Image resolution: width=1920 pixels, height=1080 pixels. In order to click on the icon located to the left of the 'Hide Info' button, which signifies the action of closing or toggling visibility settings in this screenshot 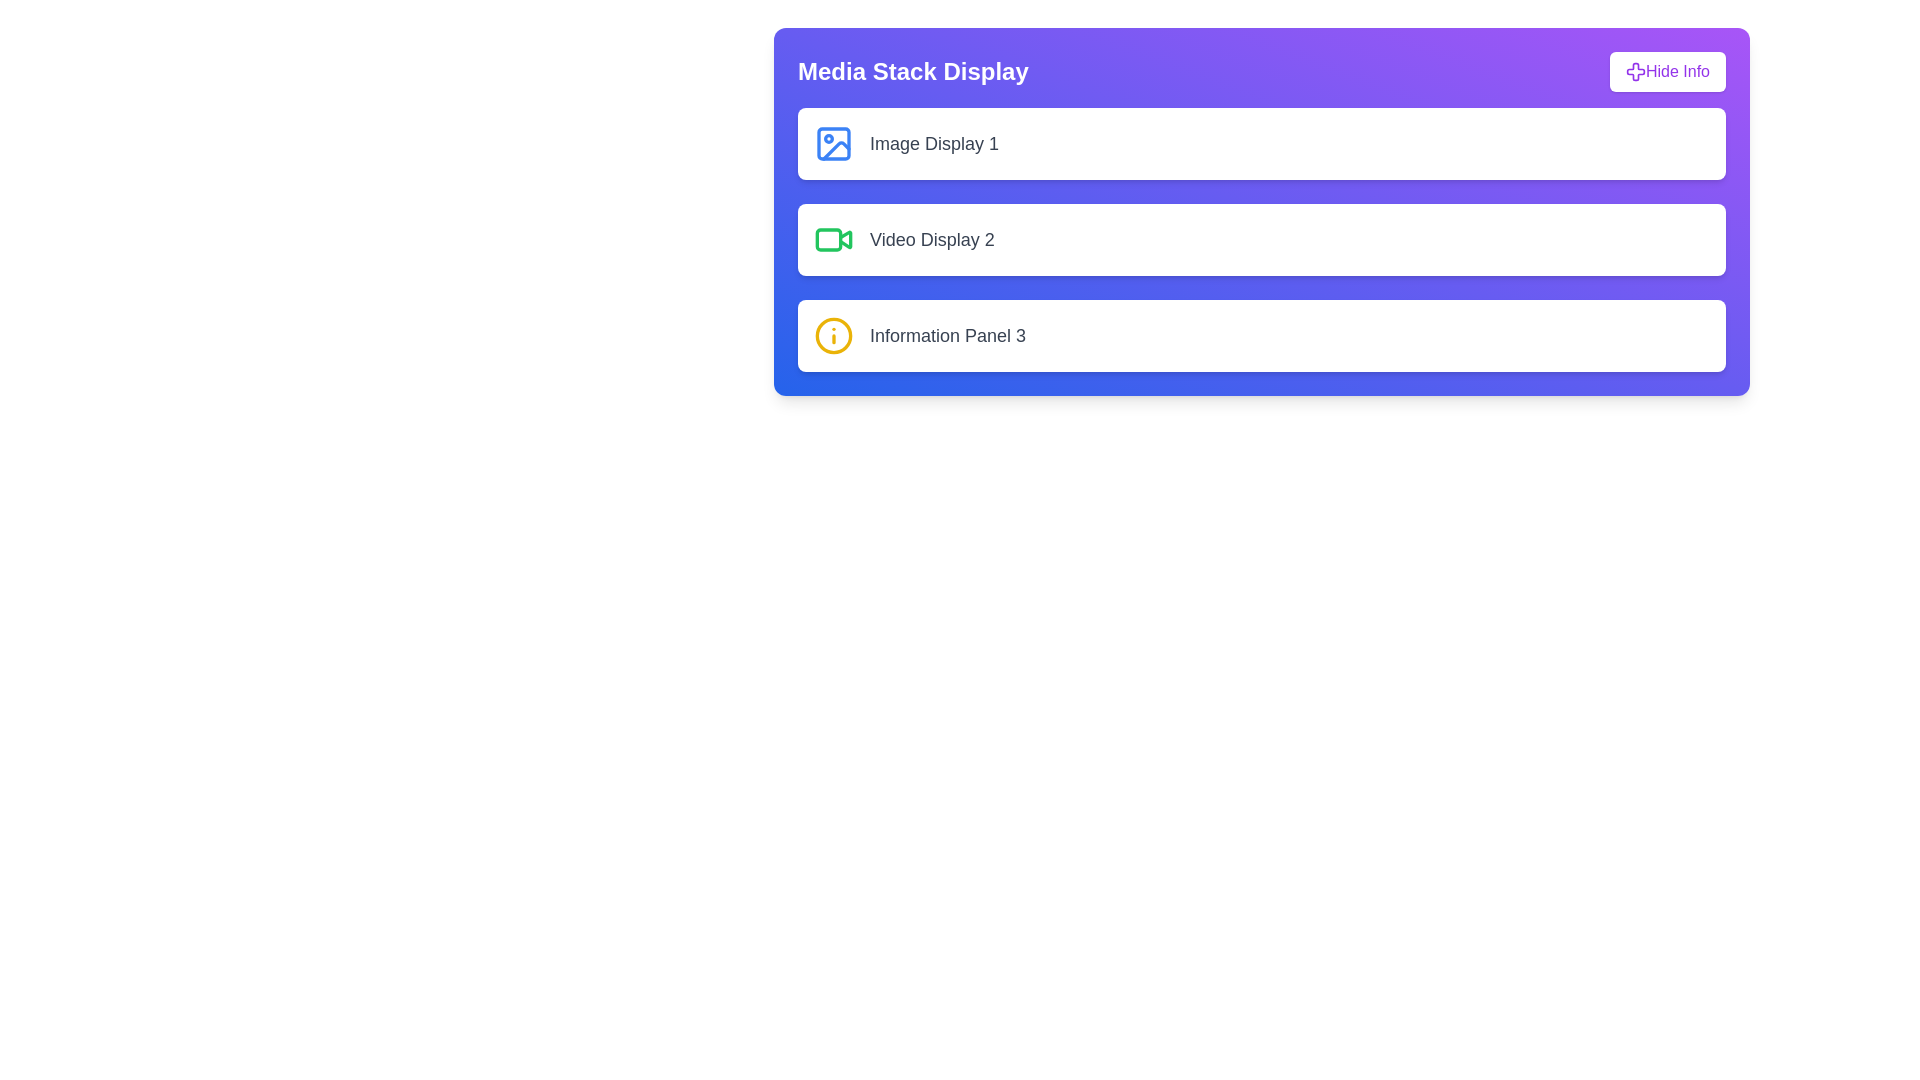, I will do `click(1636, 71)`.